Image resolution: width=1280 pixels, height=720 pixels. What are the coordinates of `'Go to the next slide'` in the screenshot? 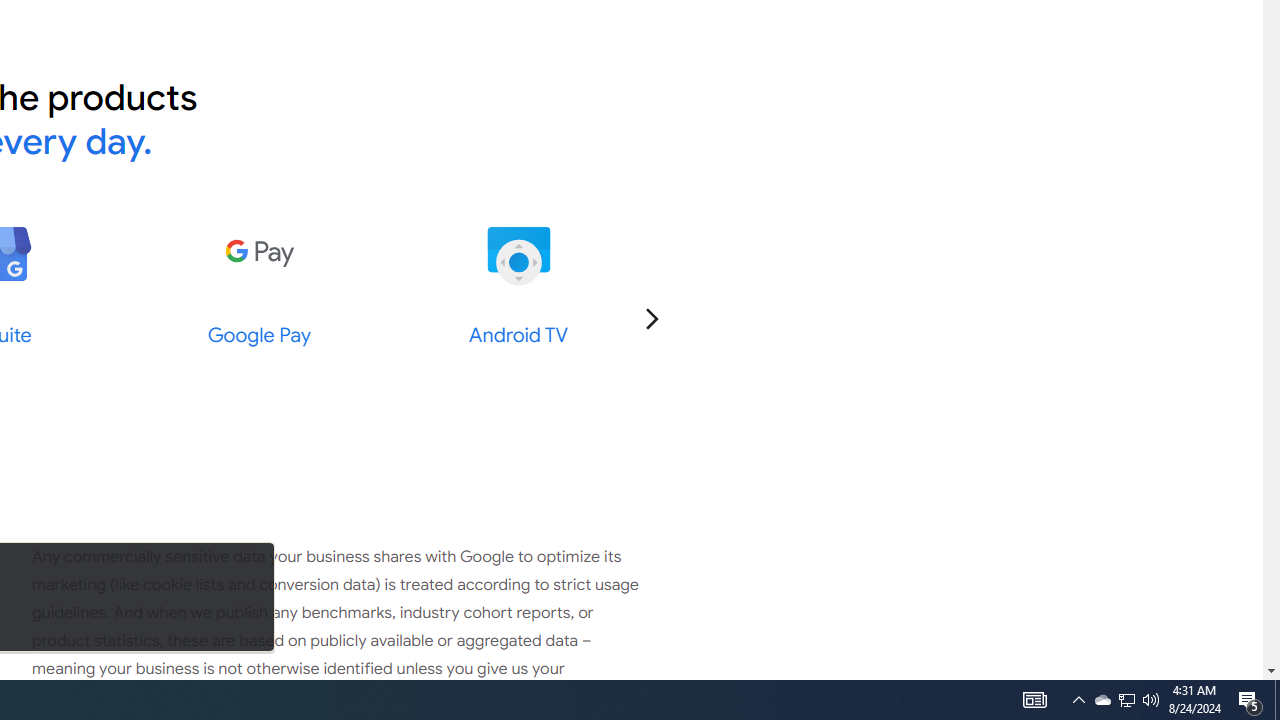 It's located at (651, 317).